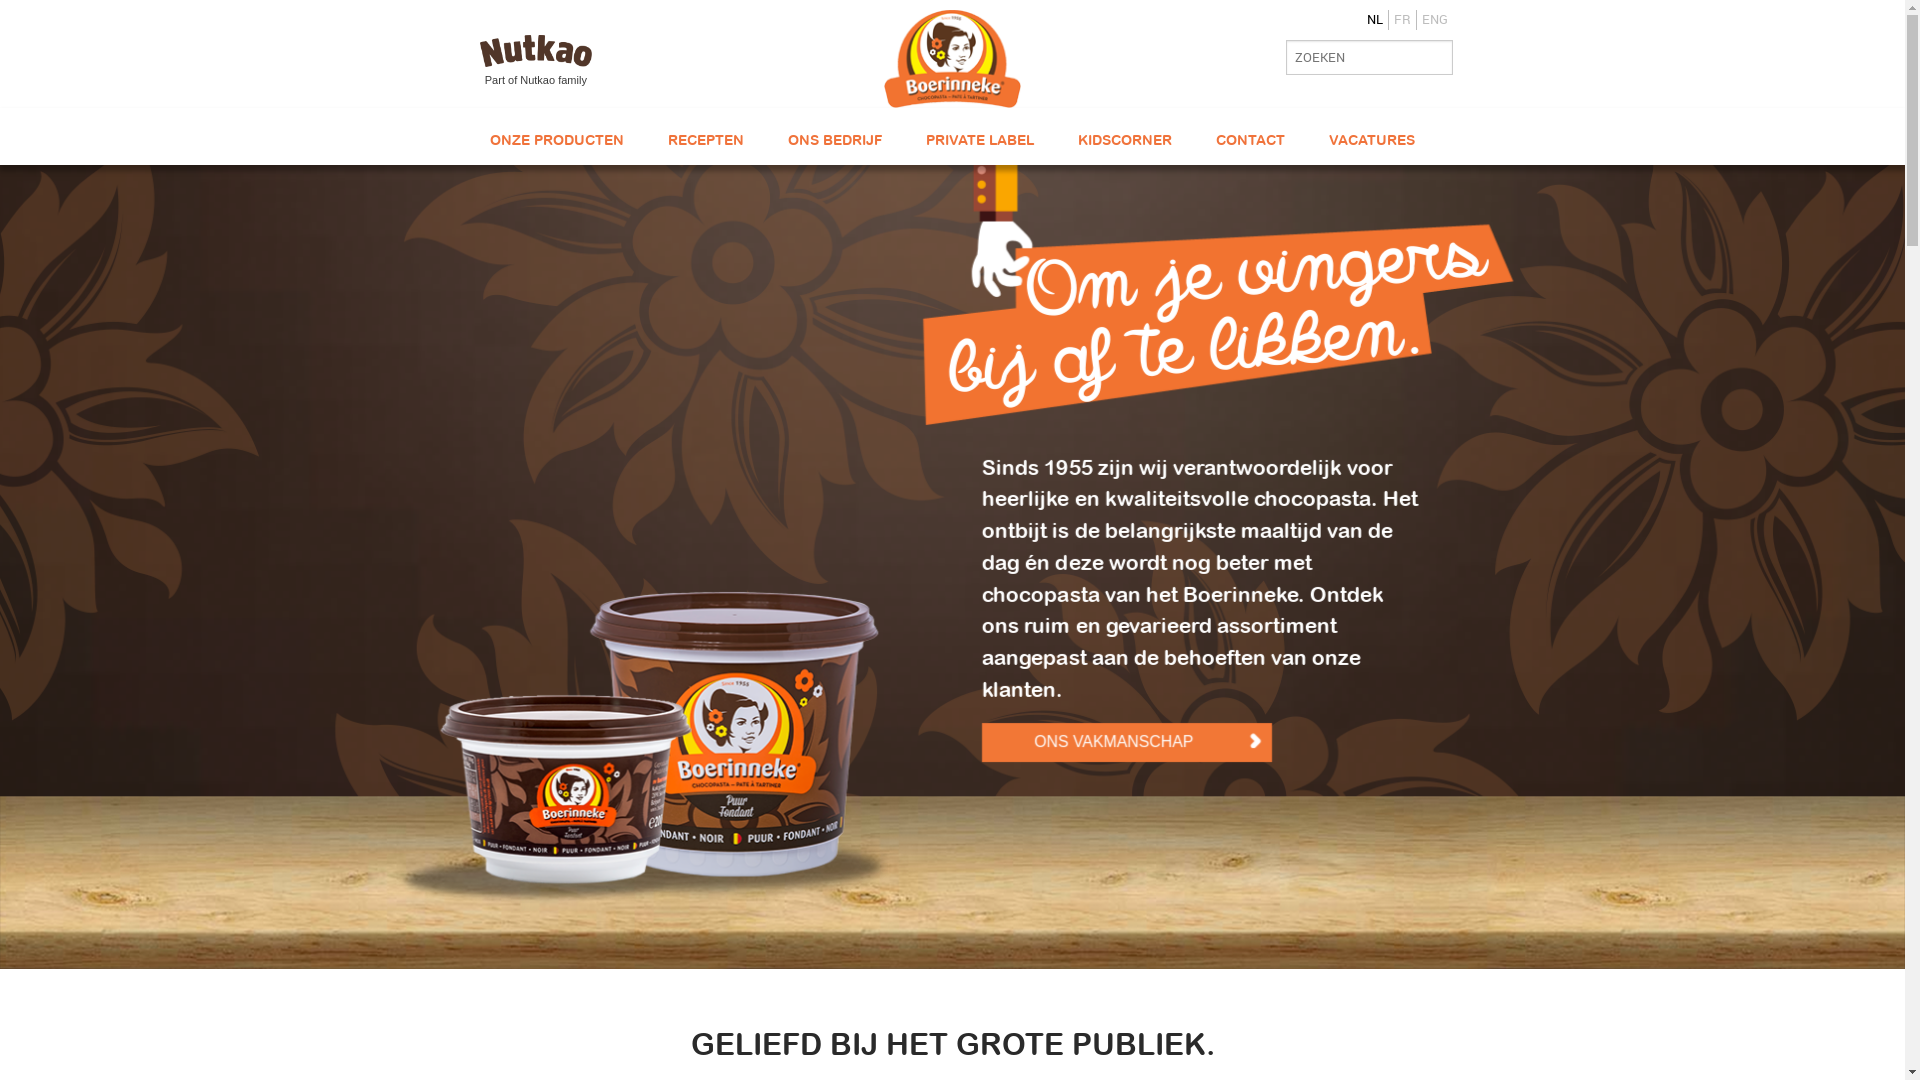 This screenshot has height=1080, width=1920. Describe the element at coordinates (835, 138) in the screenshot. I see `'ONS BEDRIJF'` at that location.